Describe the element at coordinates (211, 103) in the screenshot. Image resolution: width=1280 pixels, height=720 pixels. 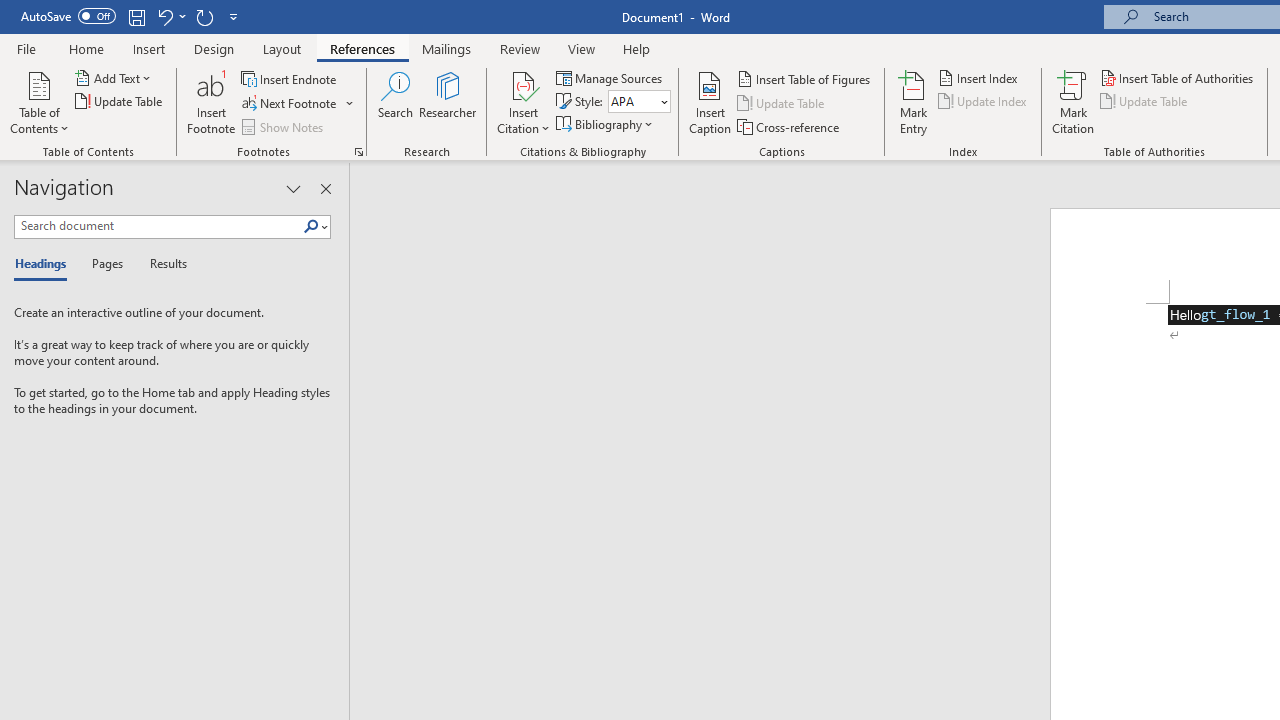
I see `'Insert Footnote'` at that location.